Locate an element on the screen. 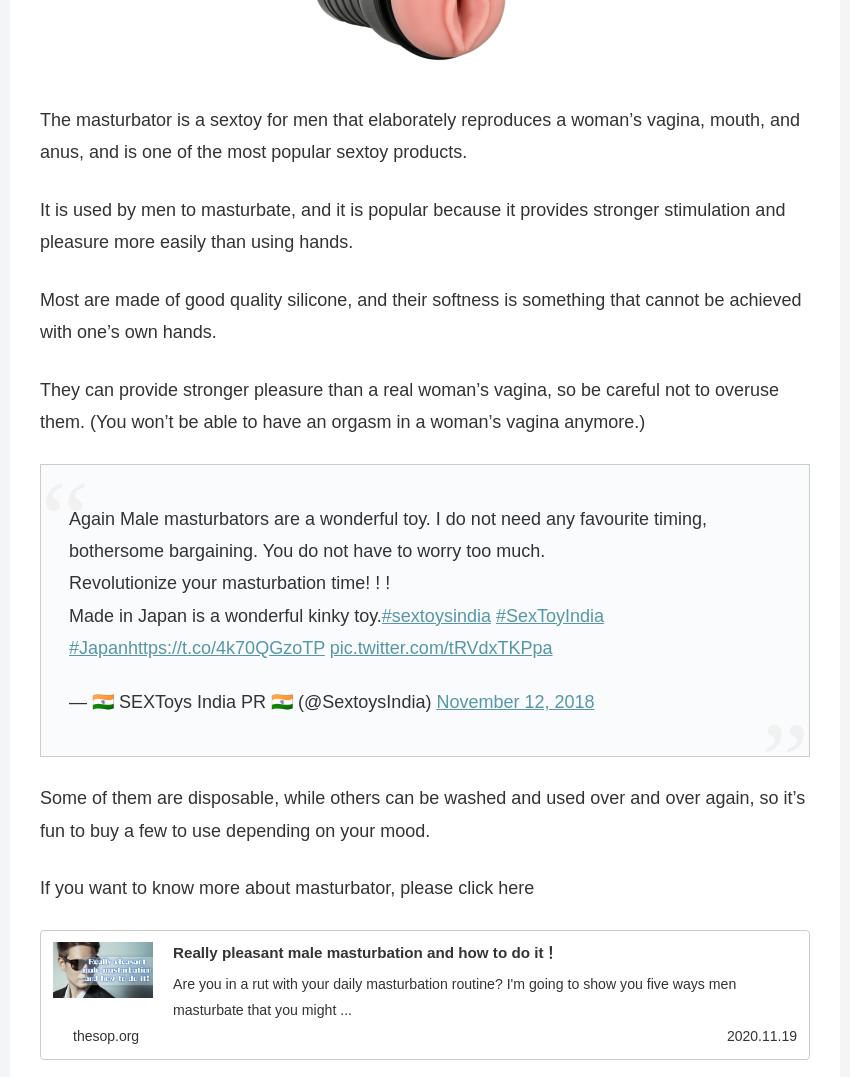  'thesop.org' is located at coordinates (73, 1037).